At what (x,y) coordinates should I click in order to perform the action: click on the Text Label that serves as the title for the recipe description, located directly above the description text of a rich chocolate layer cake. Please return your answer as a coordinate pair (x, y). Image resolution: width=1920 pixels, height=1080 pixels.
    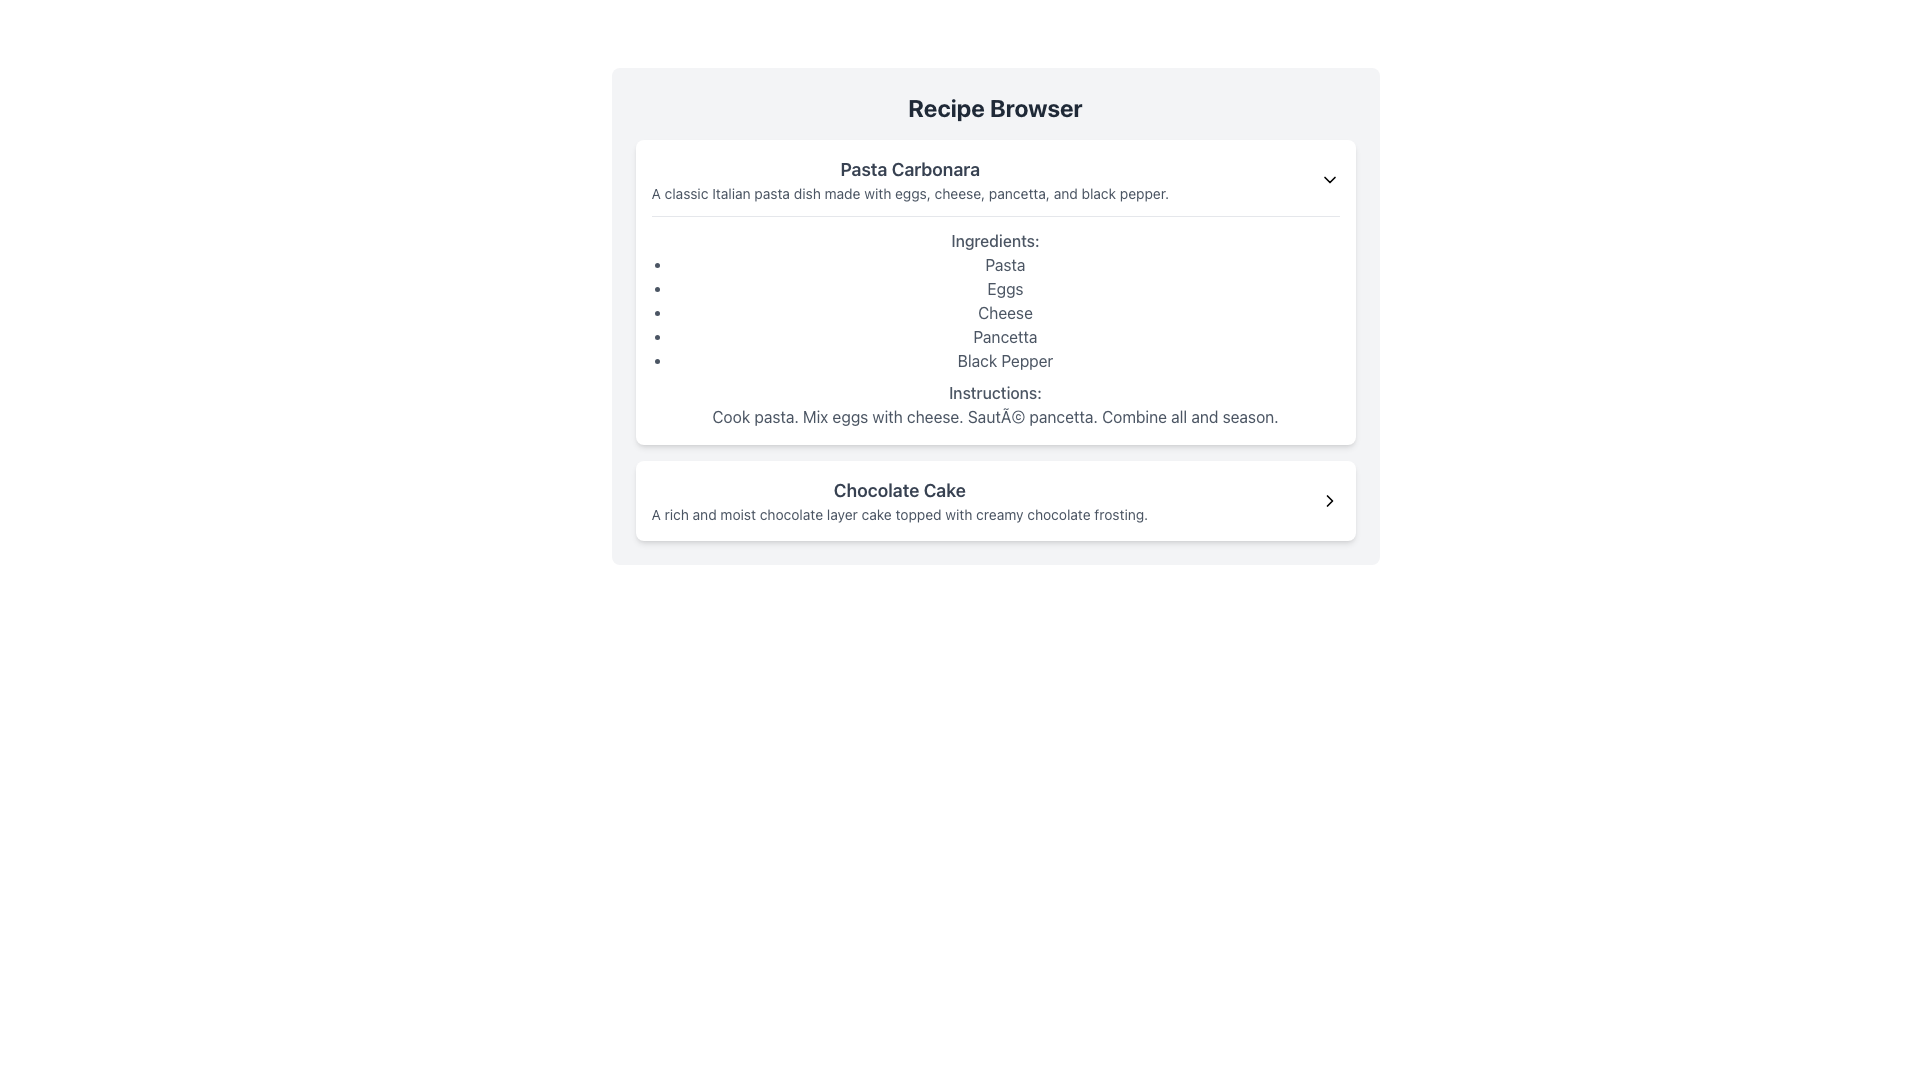
    Looking at the image, I should click on (898, 490).